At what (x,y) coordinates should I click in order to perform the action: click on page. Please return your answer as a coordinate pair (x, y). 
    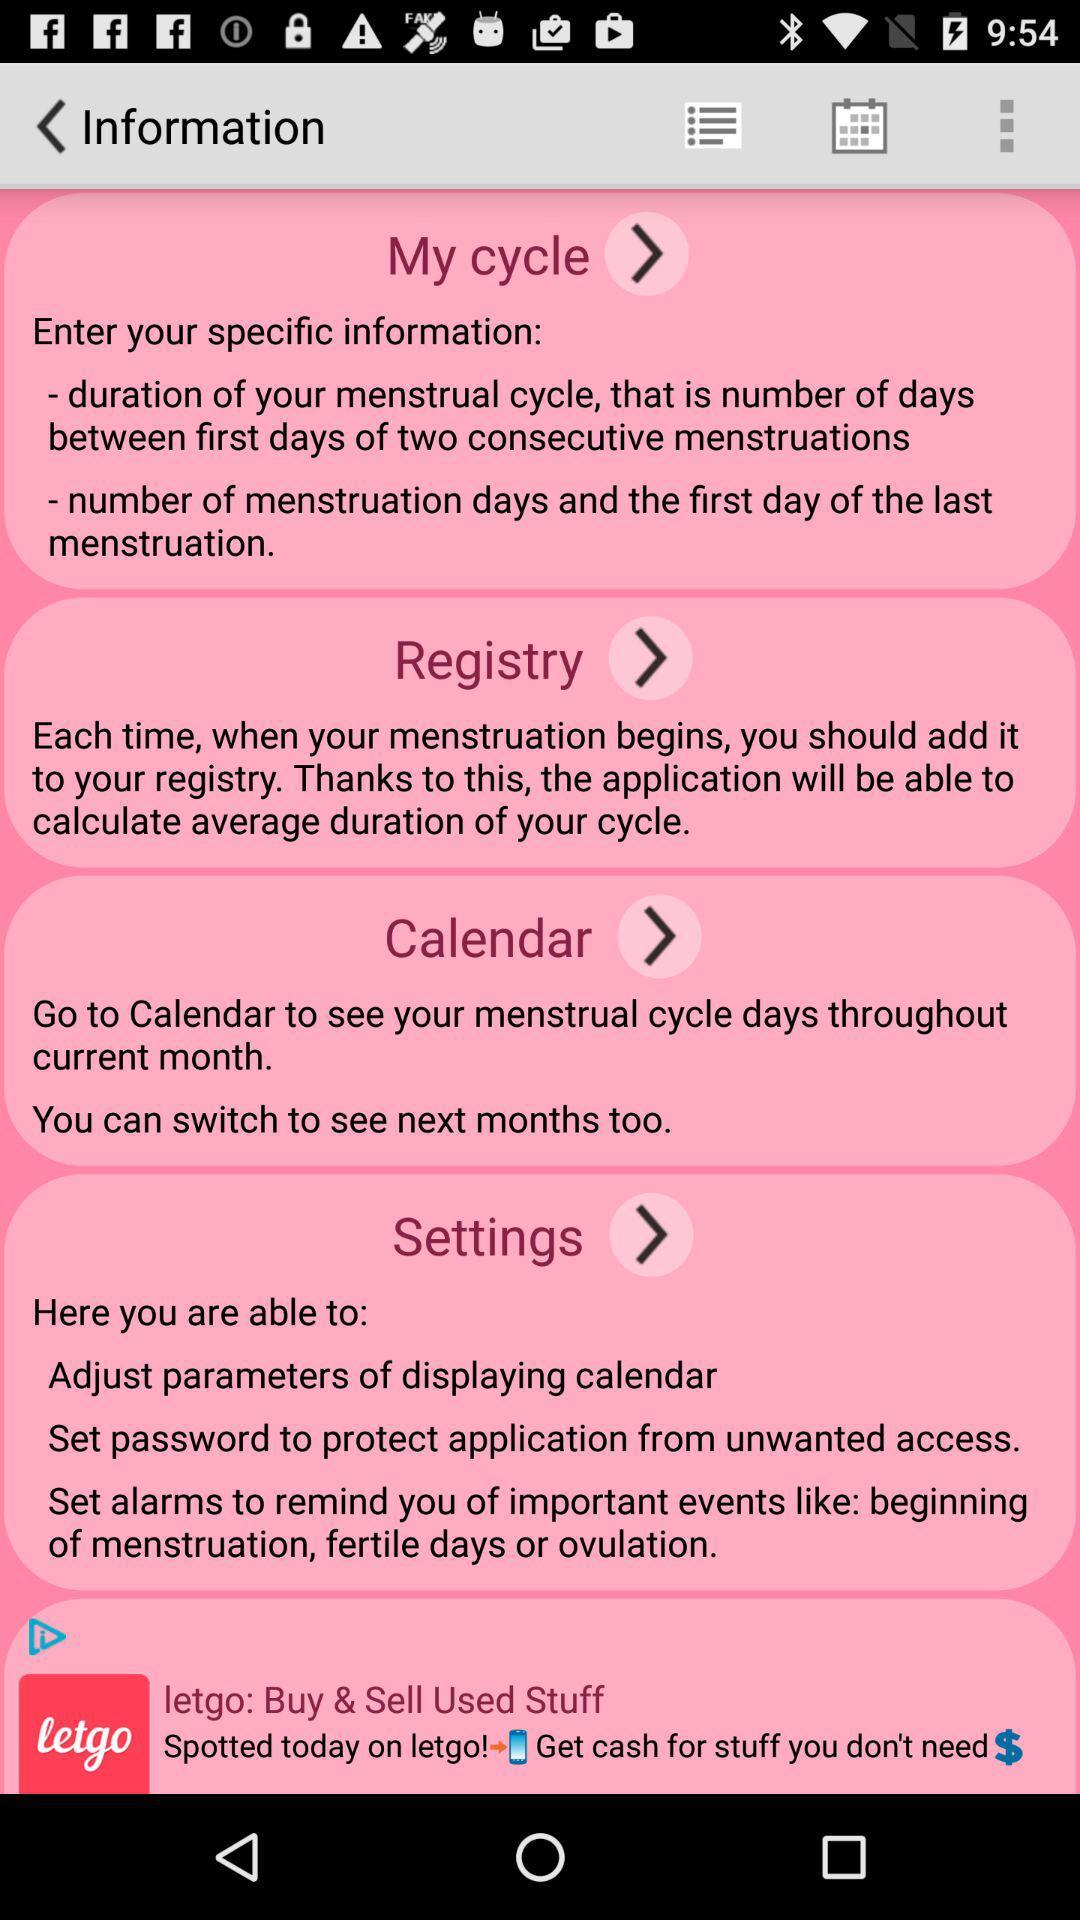
    Looking at the image, I should click on (646, 252).